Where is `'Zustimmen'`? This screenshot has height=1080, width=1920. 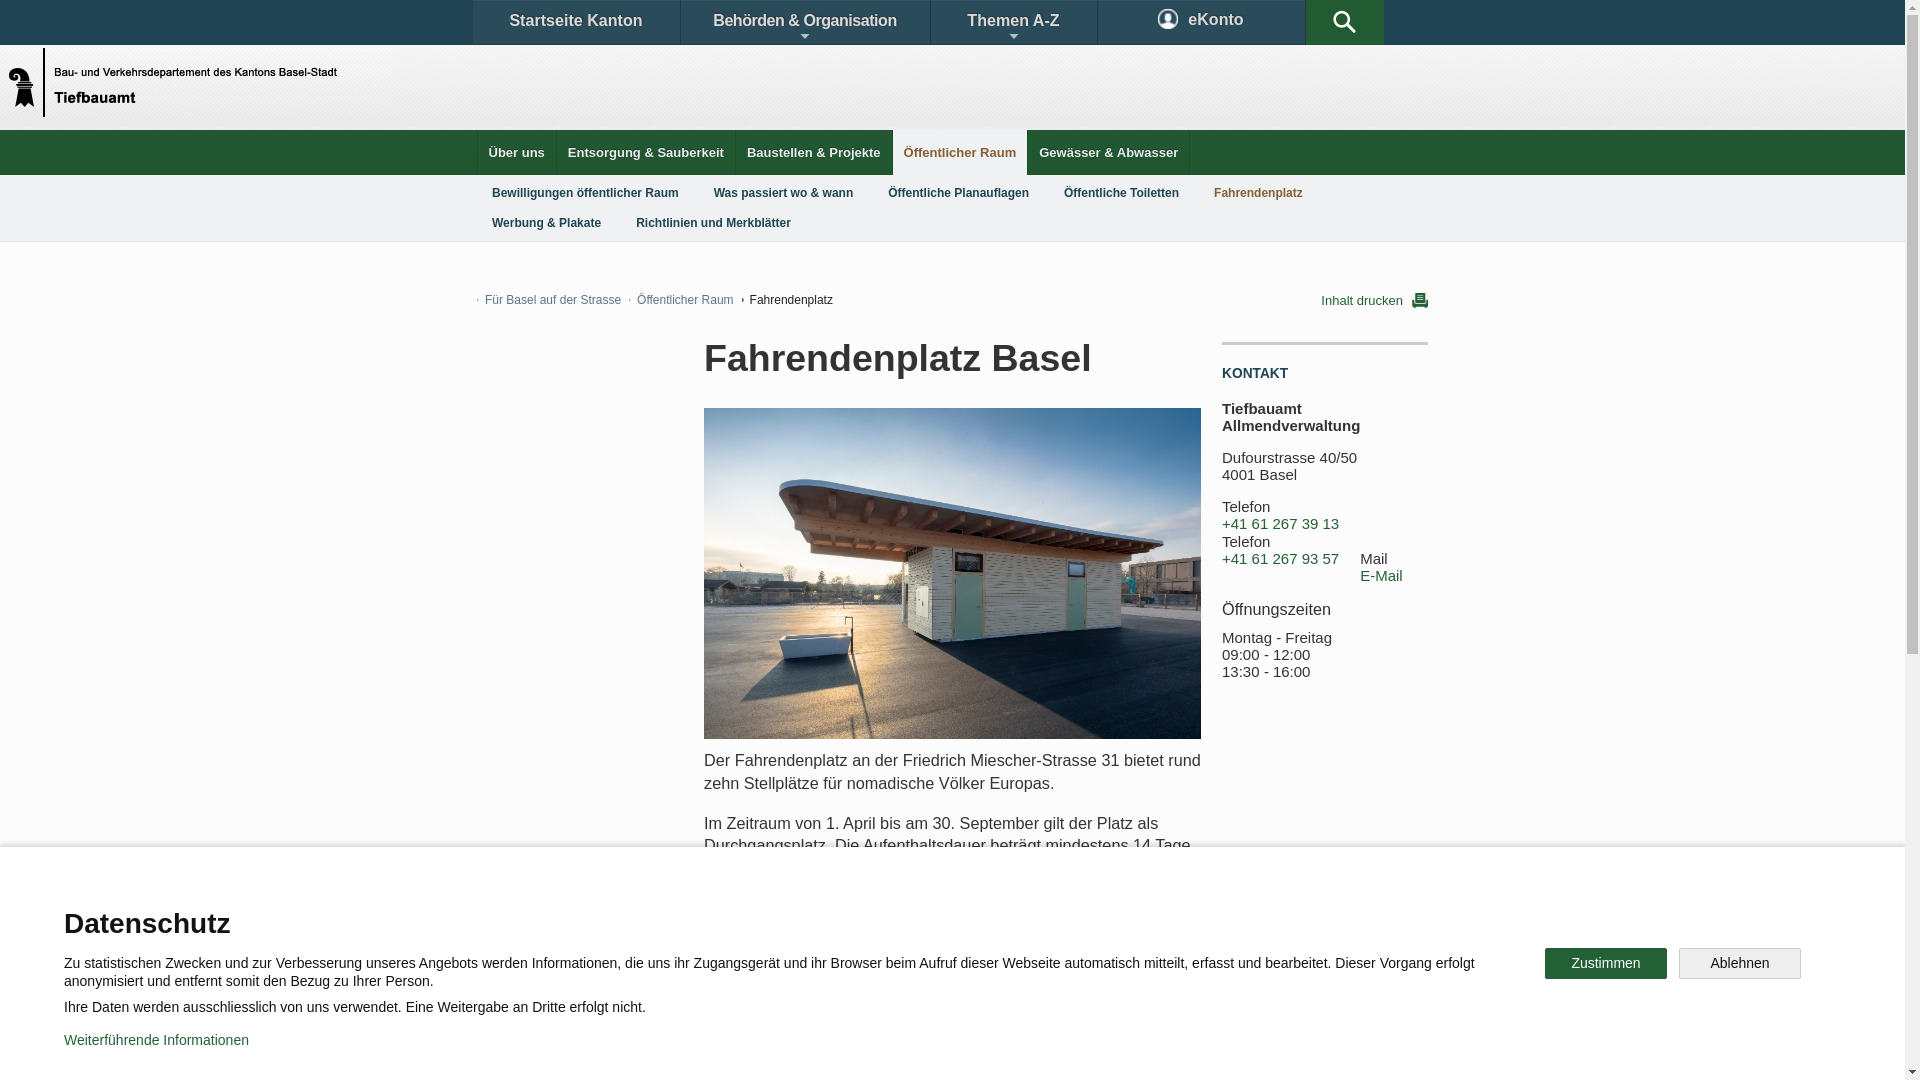
'Zustimmen' is located at coordinates (1606, 962).